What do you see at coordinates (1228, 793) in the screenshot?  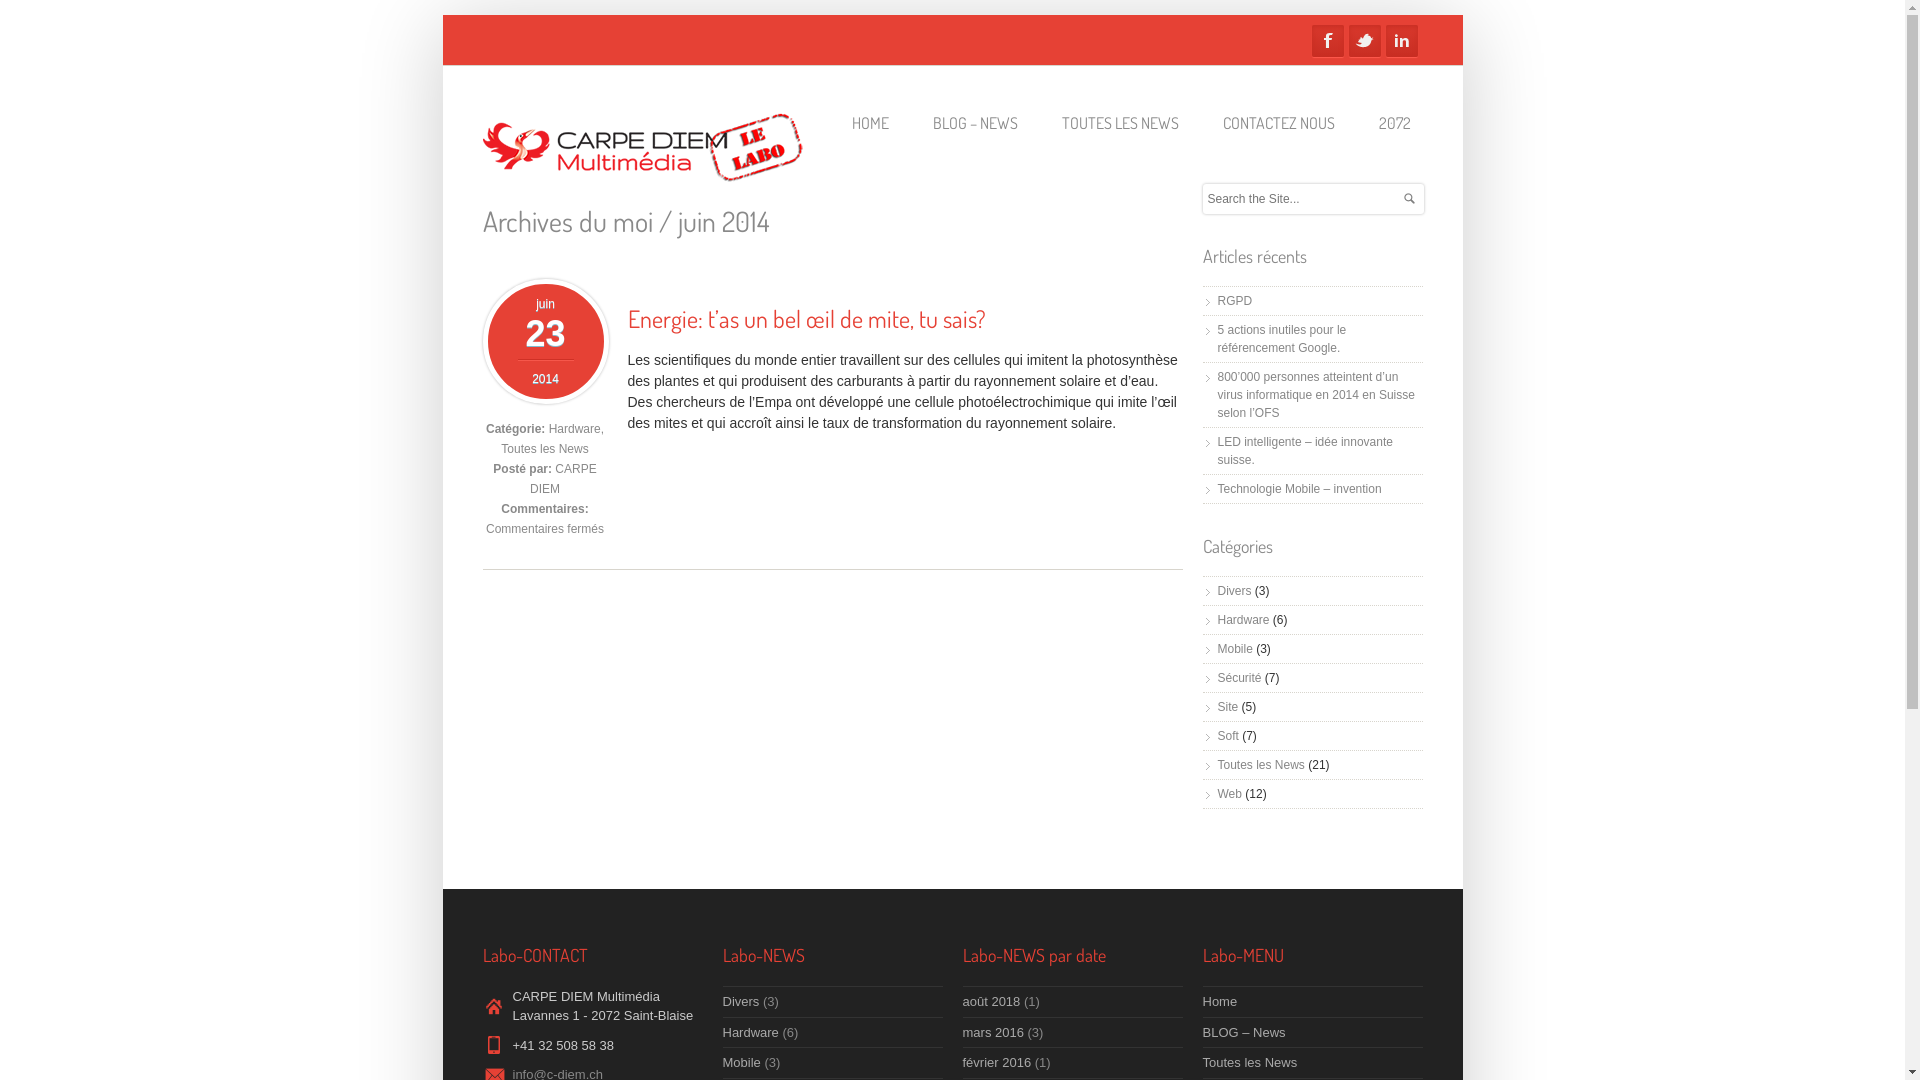 I see `'Web'` at bounding box center [1228, 793].